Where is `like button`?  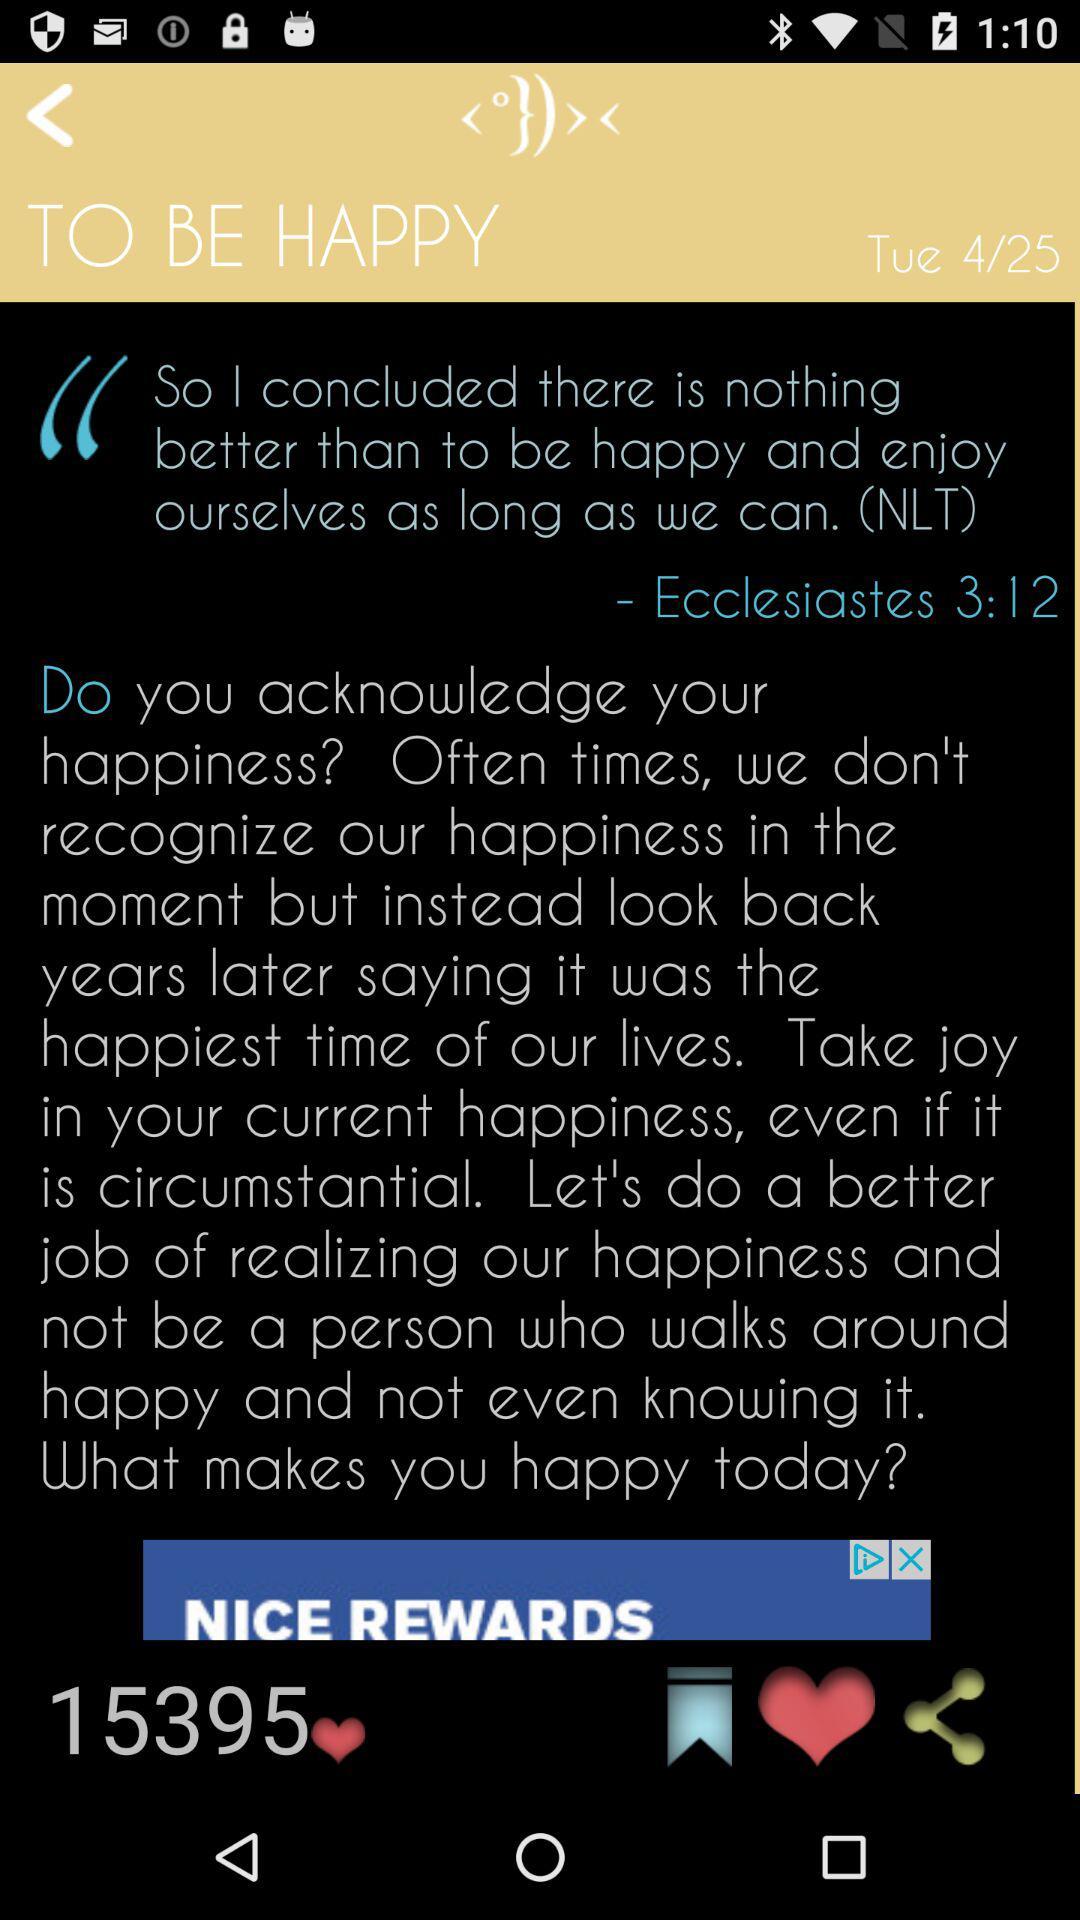
like button is located at coordinates (535, 1666).